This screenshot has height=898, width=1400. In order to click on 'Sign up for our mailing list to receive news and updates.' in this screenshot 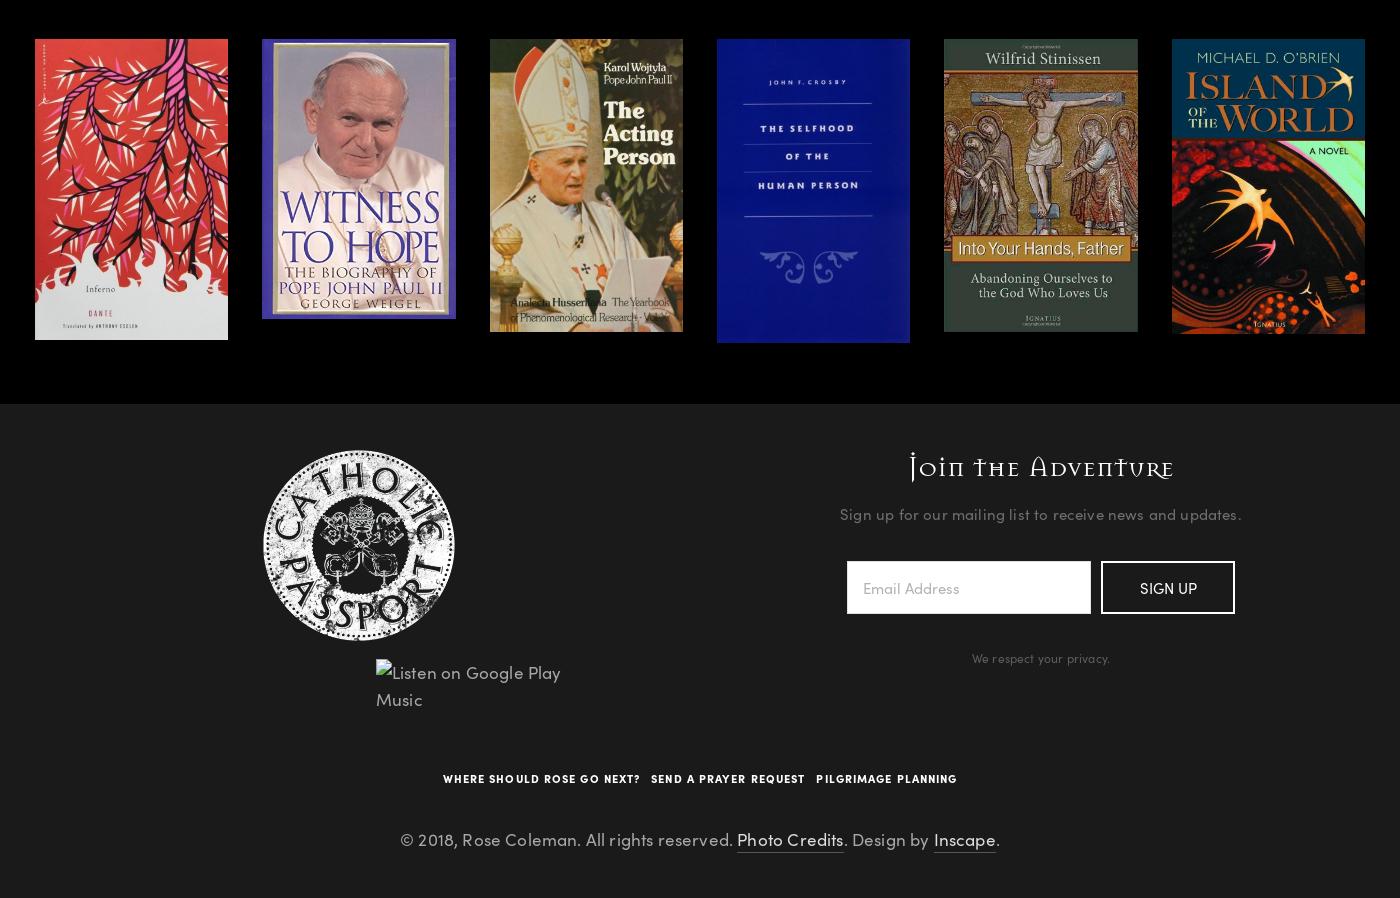, I will do `click(1040, 511)`.